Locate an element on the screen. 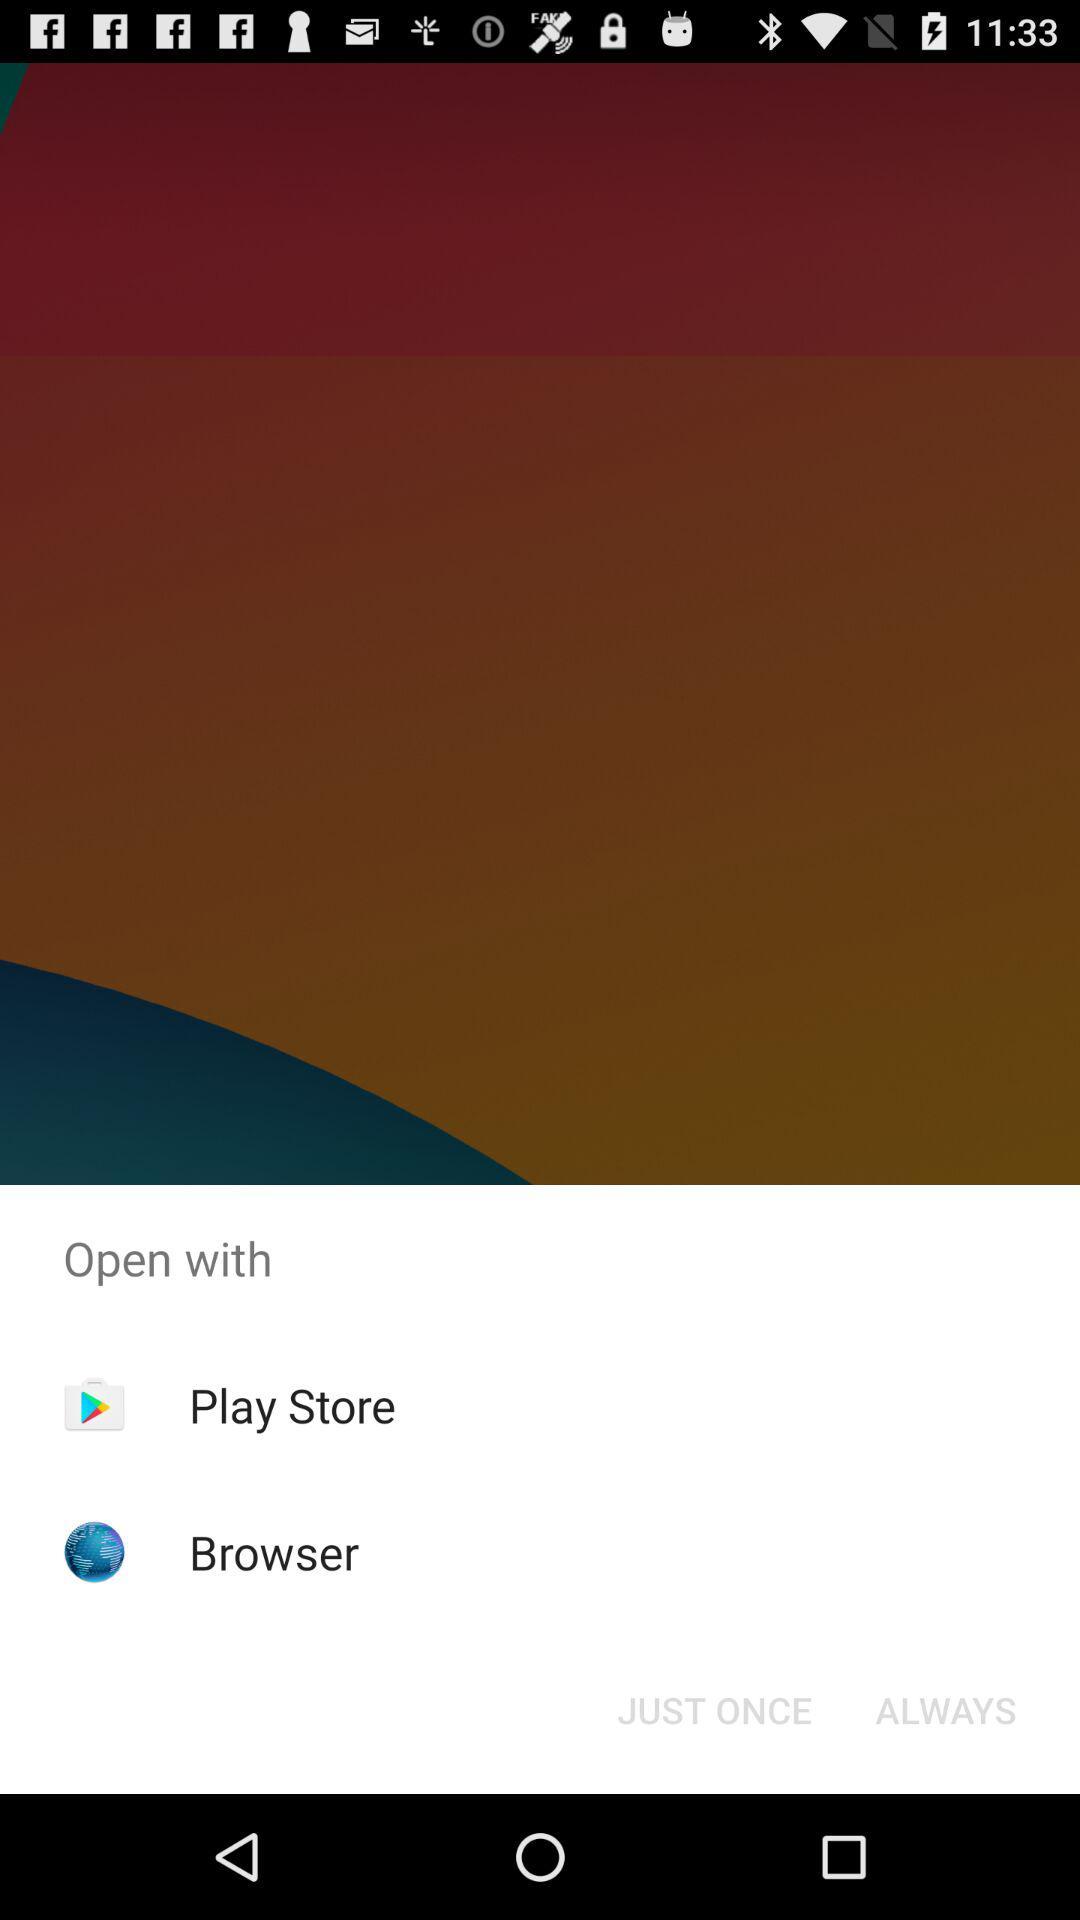  the item below open with app is located at coordinates (292, 1404).